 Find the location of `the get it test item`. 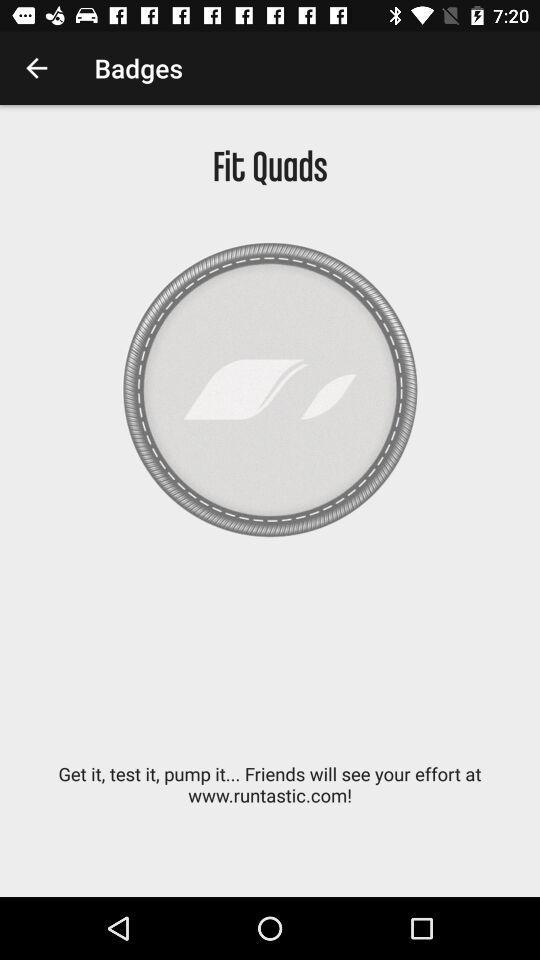

the get it test item is located at coordinates (270, 795).